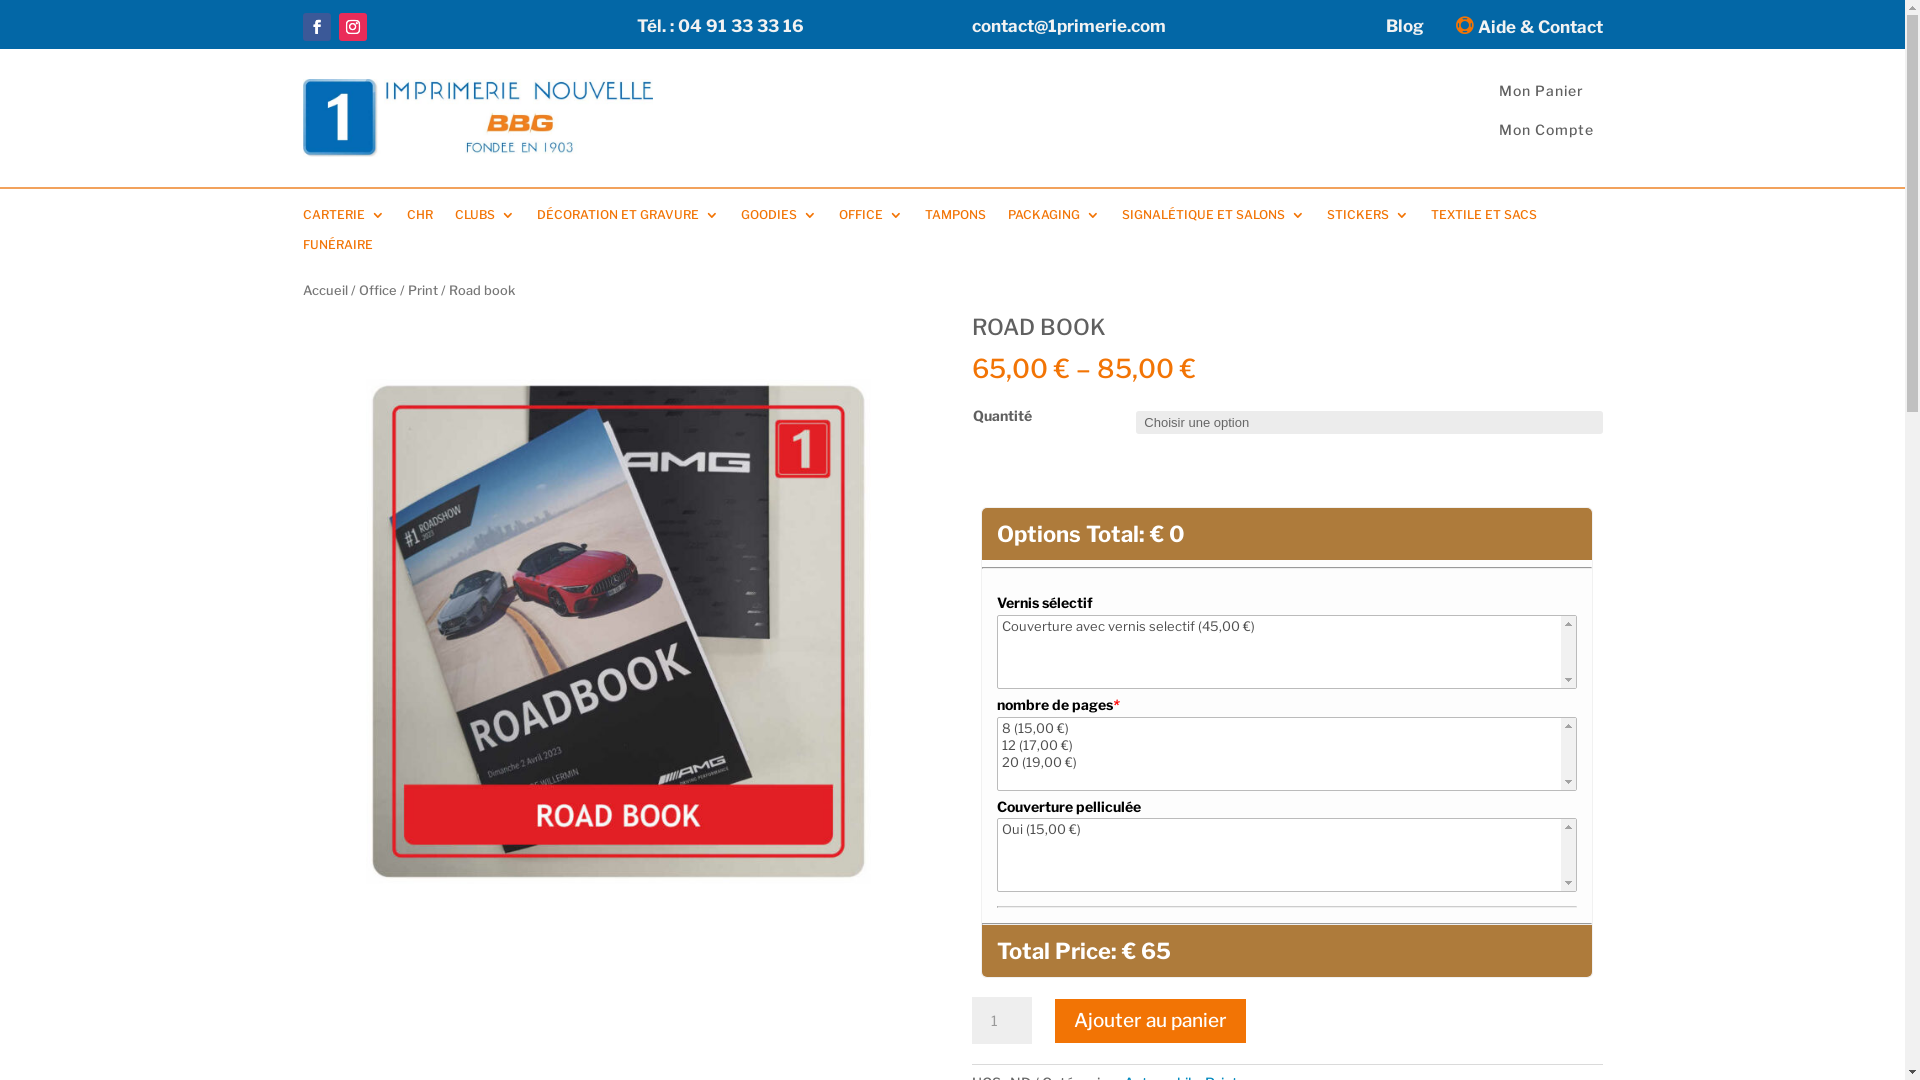  What do you see at coordinates (484, 219) in the screenshot?
I see `'CLUBS'` at bounding box center [484, 219].